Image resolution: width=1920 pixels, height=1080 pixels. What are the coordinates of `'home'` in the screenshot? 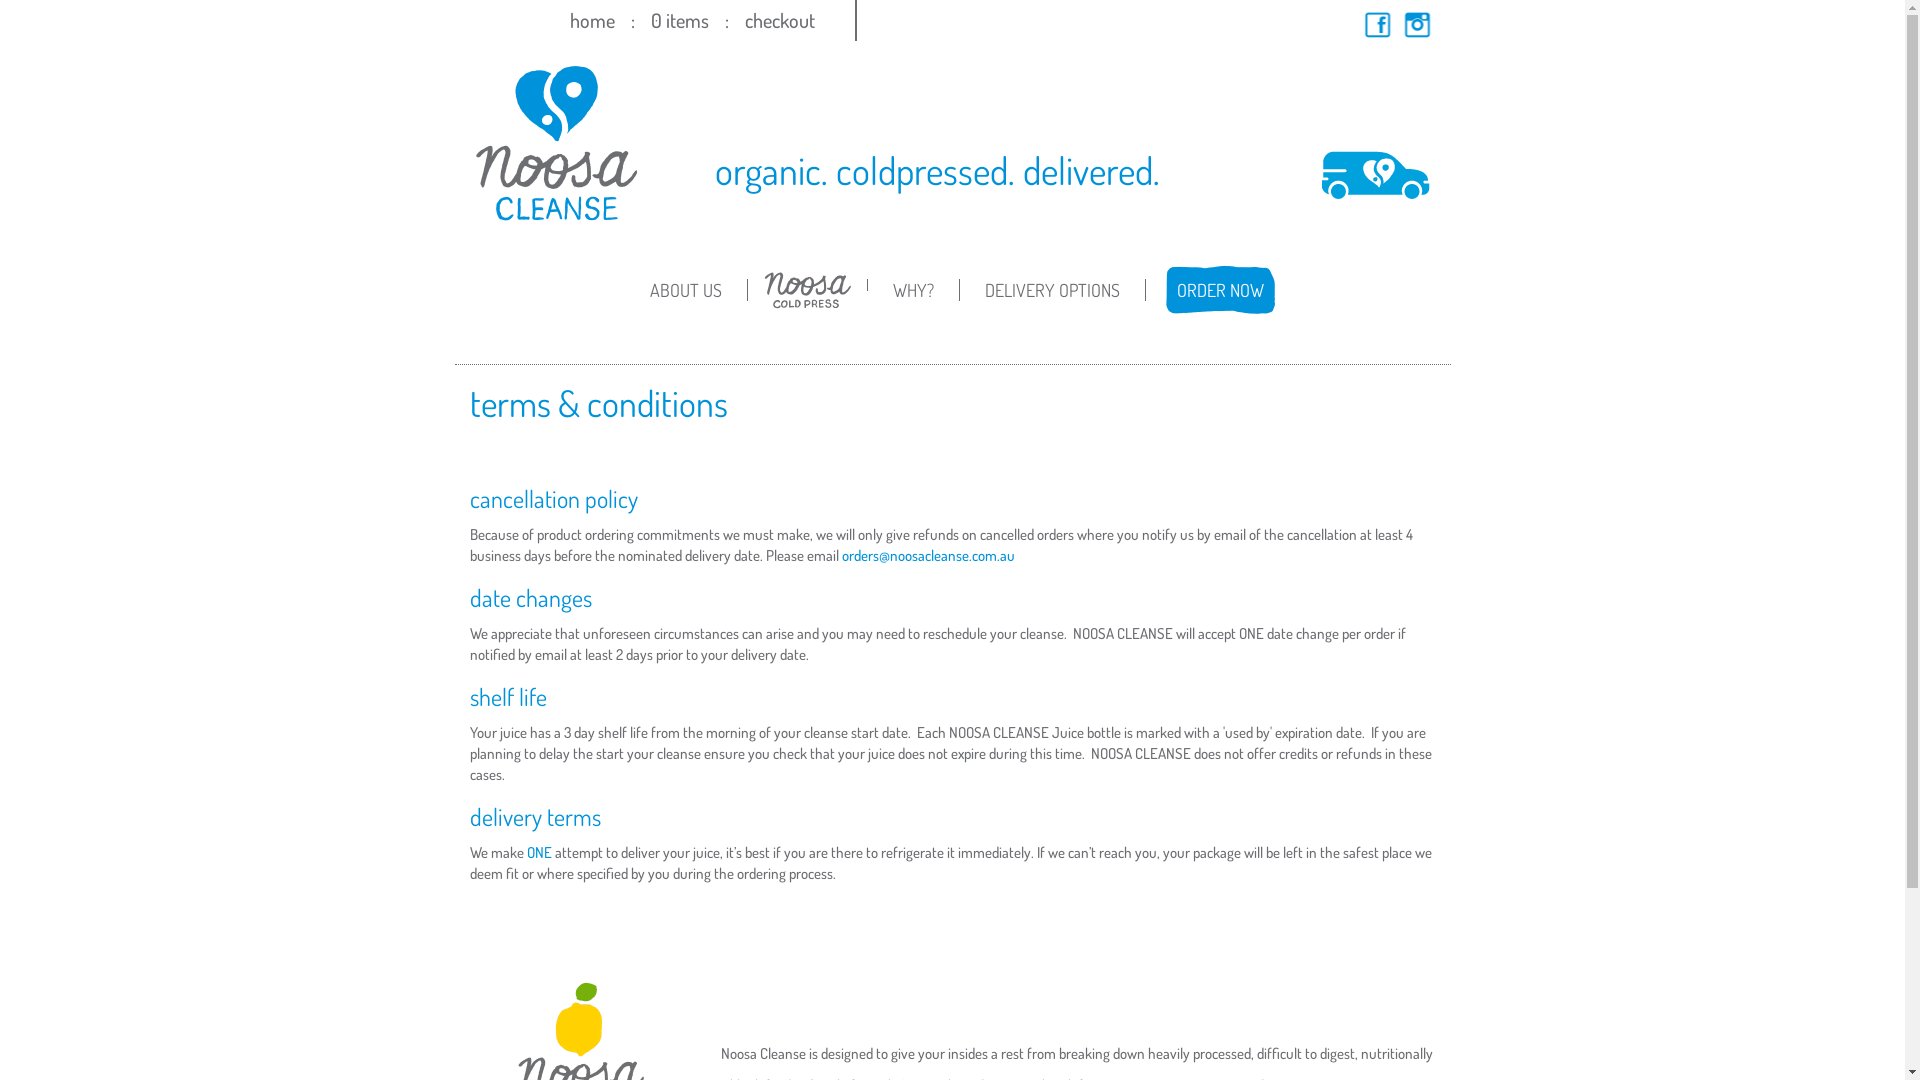 It's located at (591, 19).